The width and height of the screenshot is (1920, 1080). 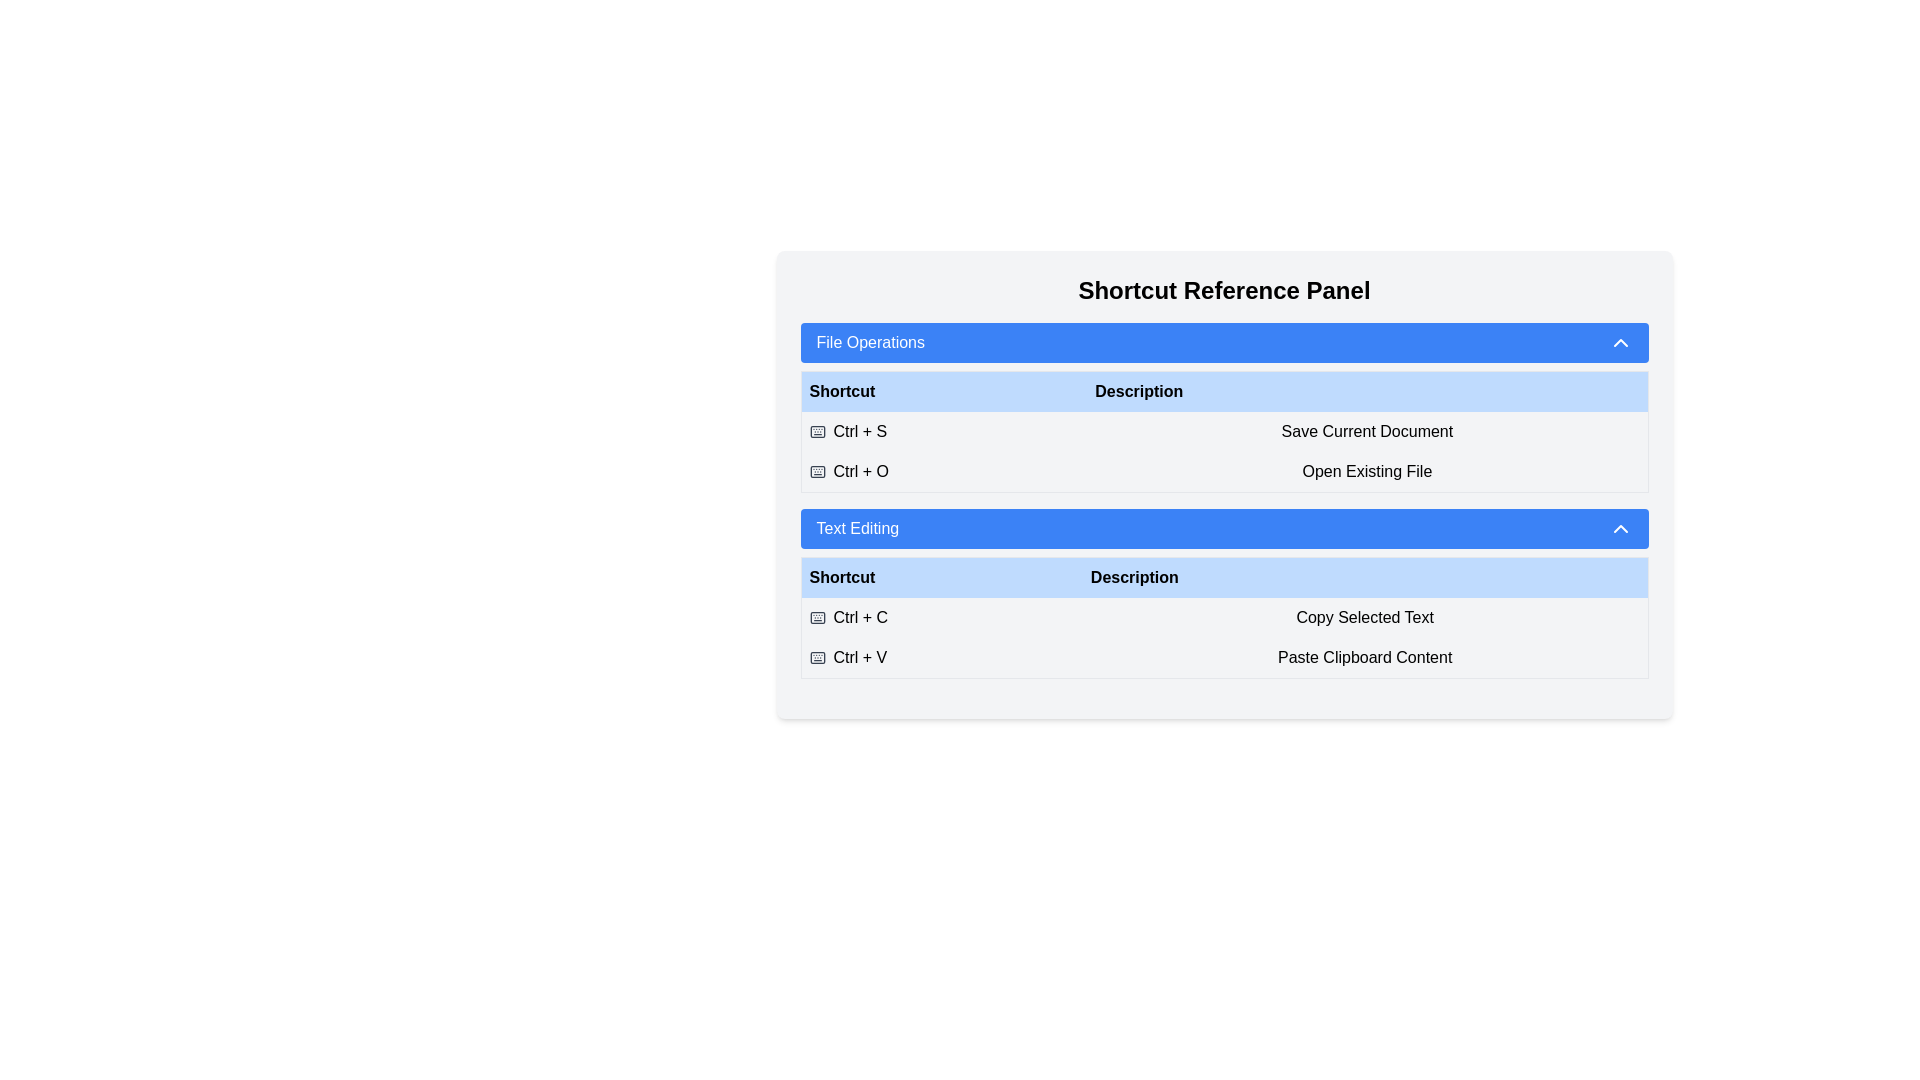 I want to click on the Text label that describes the 'Ctrl + O' keyboard shortcut for opening an existing file, located in the second row under the 'Description' column of the 'File Operations' section, so click(x=1366, y=472).